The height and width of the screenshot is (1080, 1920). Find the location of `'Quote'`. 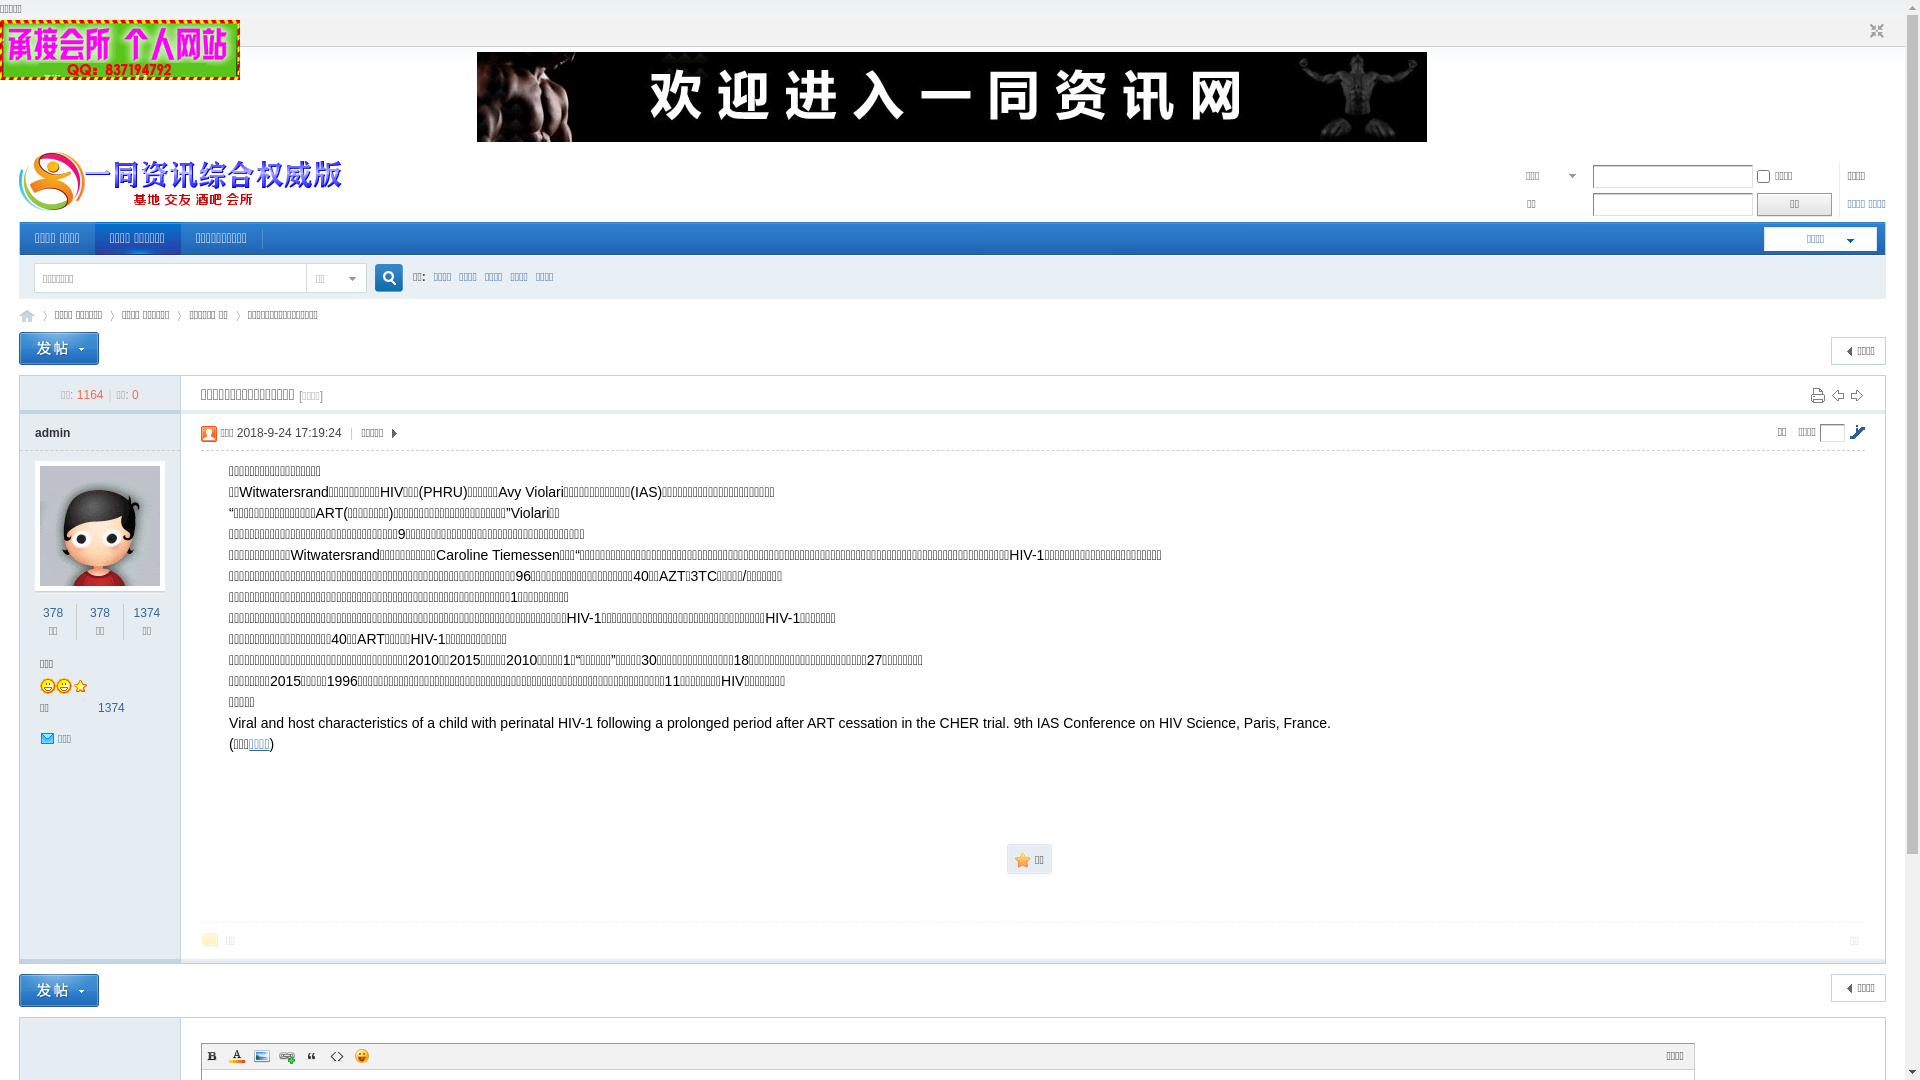

'Quote' is located at coordinates (311, 1055).